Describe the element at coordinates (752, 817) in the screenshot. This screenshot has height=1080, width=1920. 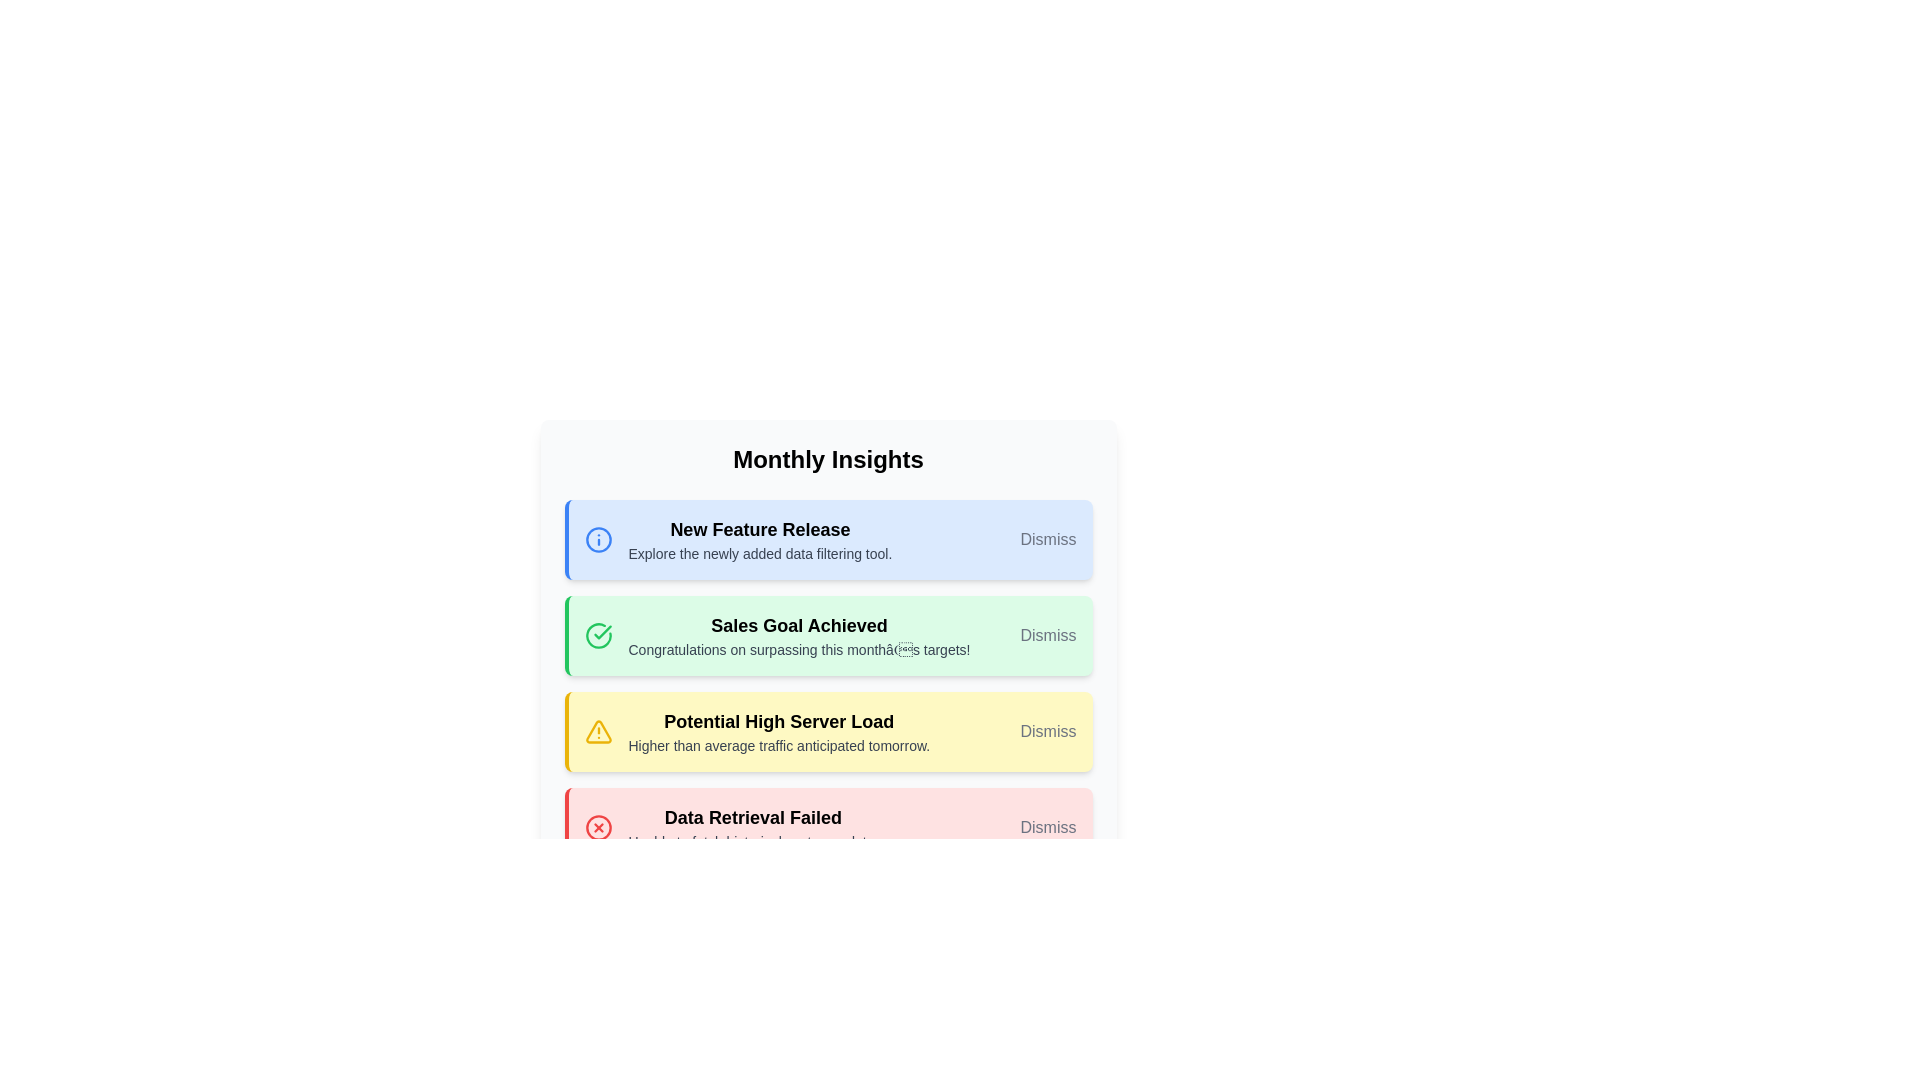
I see `the text label that reads 'Data Retrieval Failed', which is styled with bold, large-sized font and located in the fourth horizontal card of notification panels` at that location.